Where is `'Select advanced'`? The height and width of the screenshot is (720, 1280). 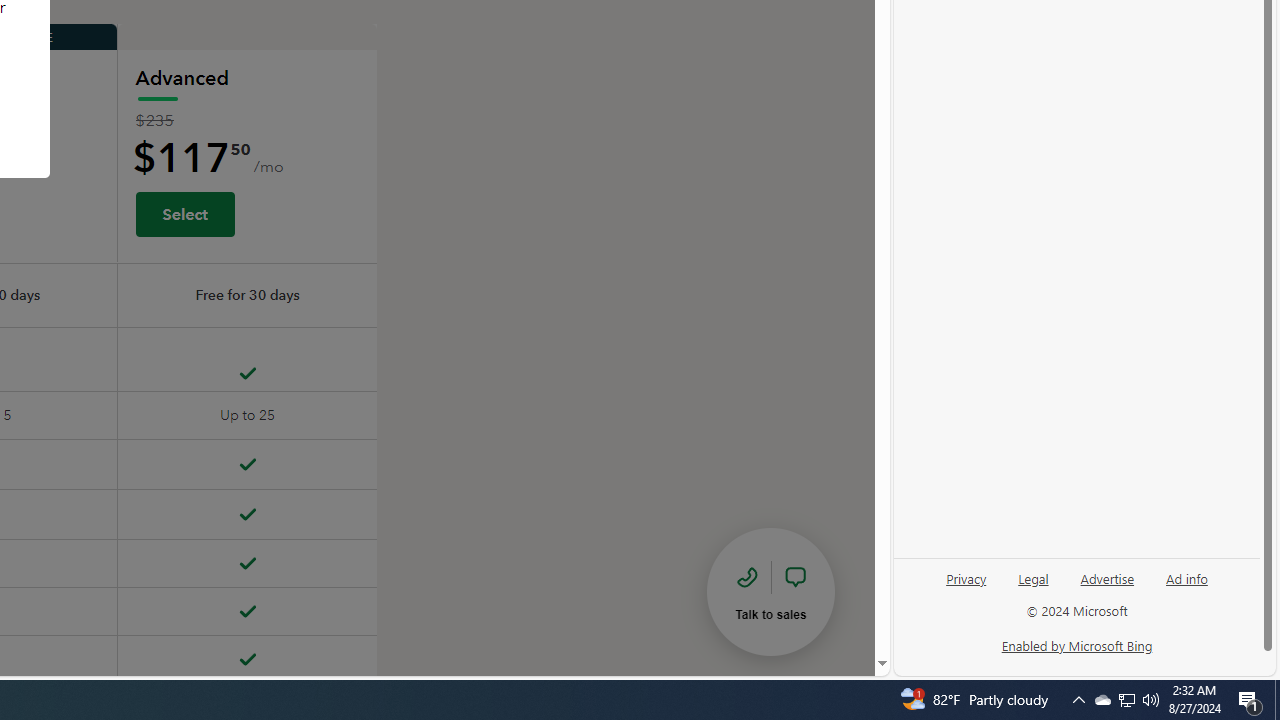
'Select advanced' is located at coordinates (184, 213).